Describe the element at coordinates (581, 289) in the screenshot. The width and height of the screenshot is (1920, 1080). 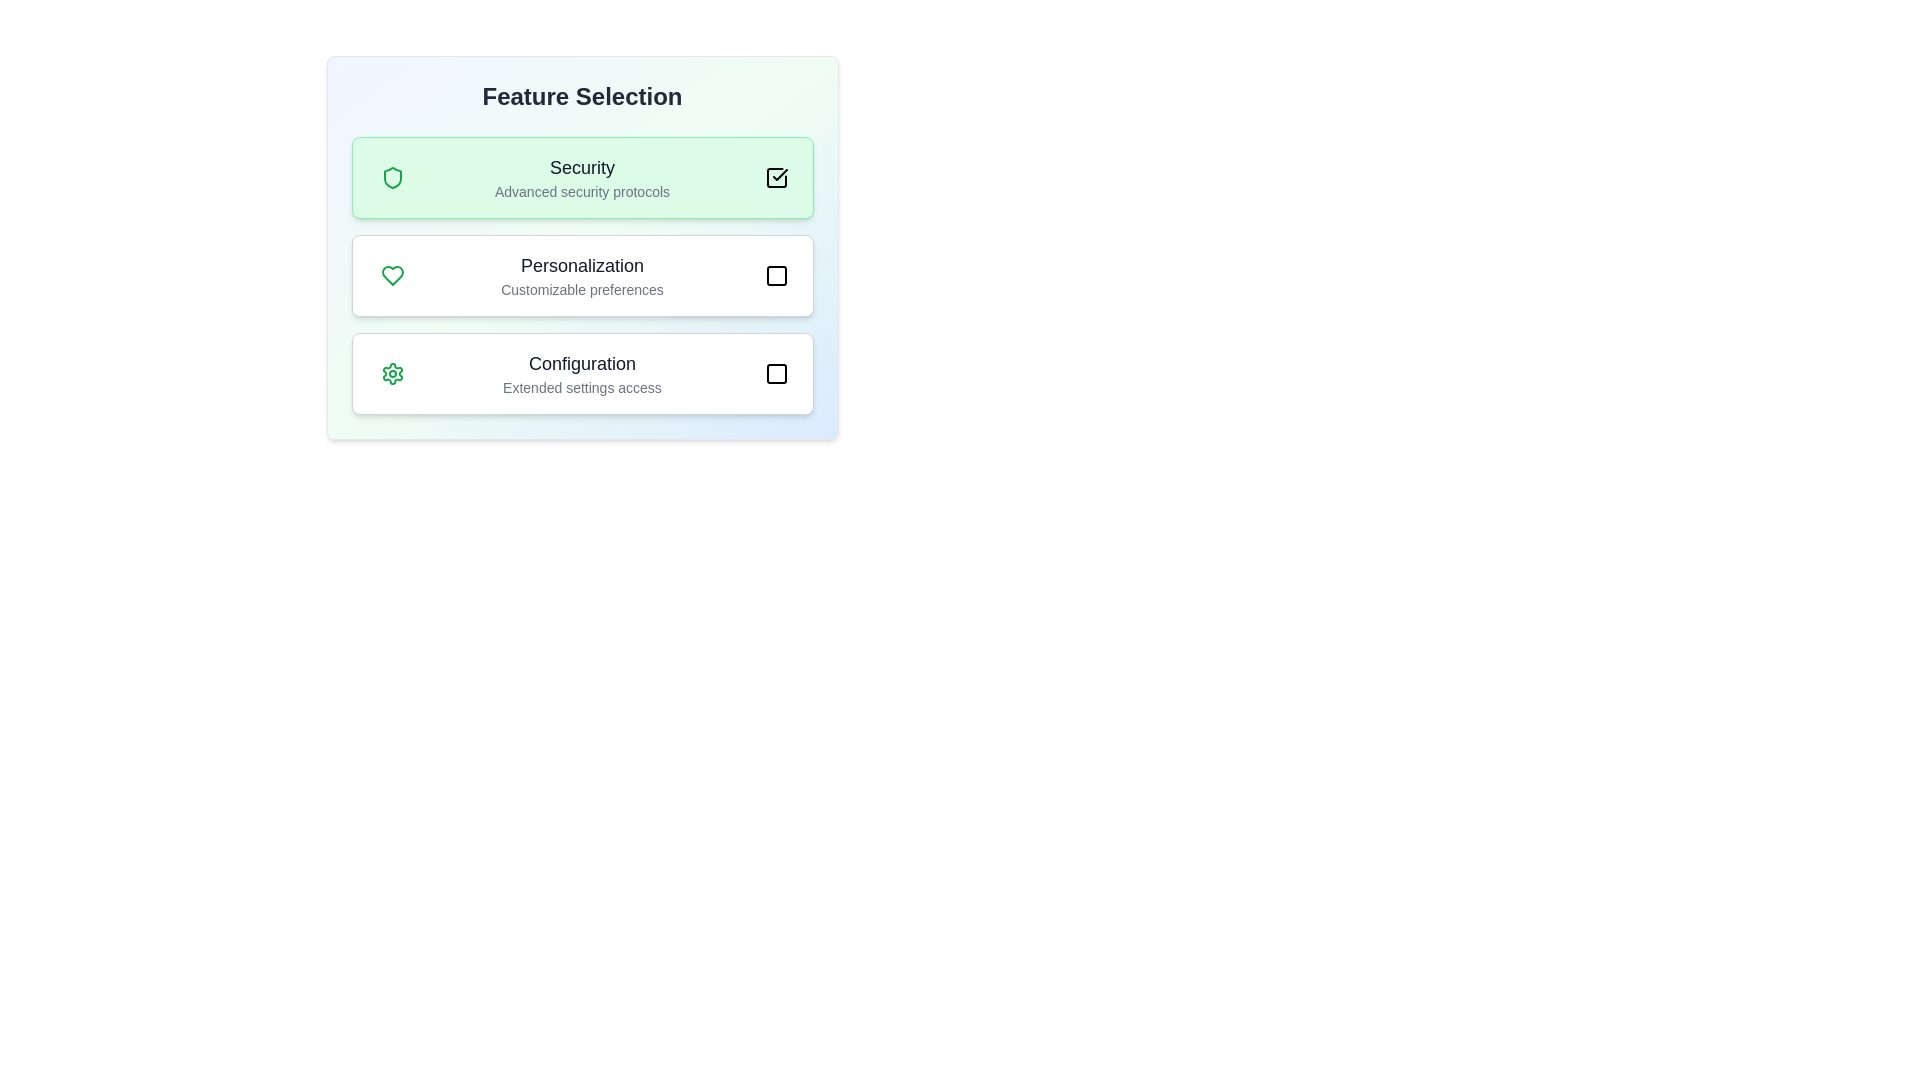
I see `the static text label that reads 'Customizable preferences', which is styled with a small gray font and is positioned below the title 'Personalization'` at that location.